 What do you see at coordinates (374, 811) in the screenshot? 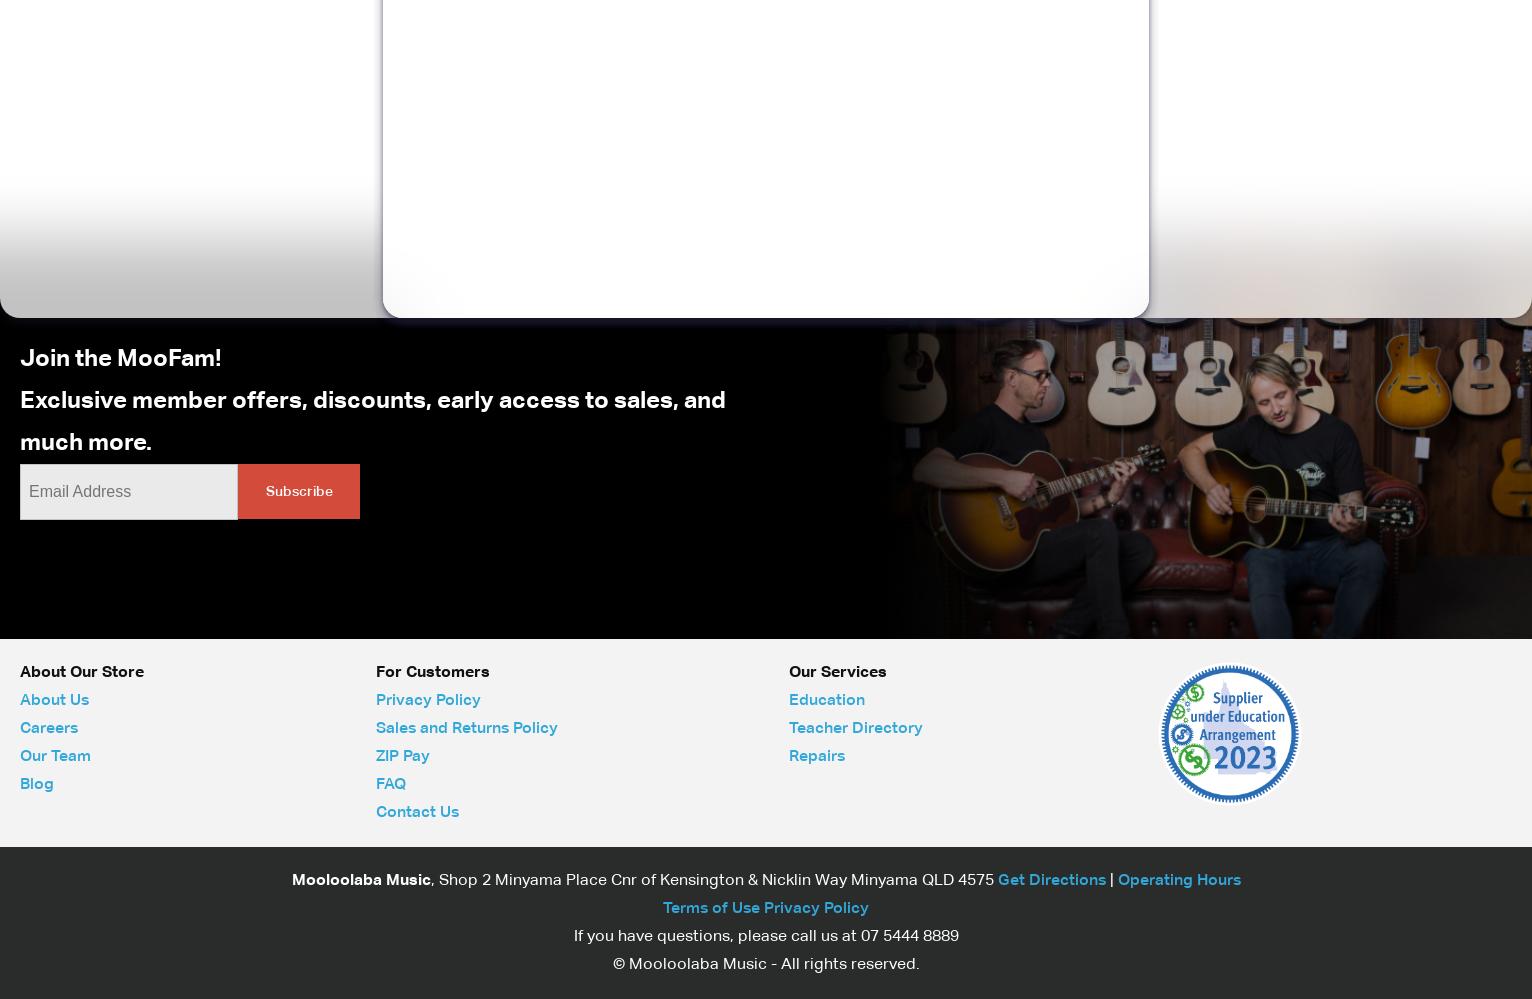
I see `'Contact Us'` at bounding box center [374, 811].